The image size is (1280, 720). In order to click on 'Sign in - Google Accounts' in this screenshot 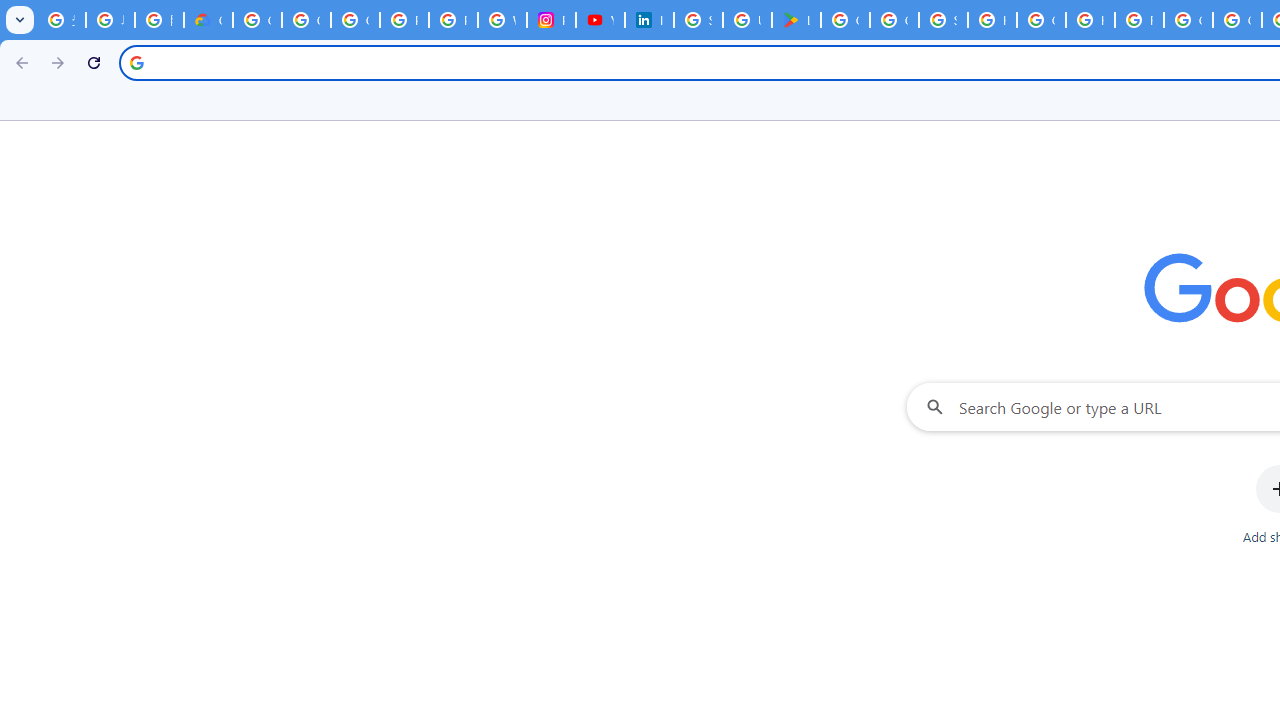, I will do `click(698, 20)`.